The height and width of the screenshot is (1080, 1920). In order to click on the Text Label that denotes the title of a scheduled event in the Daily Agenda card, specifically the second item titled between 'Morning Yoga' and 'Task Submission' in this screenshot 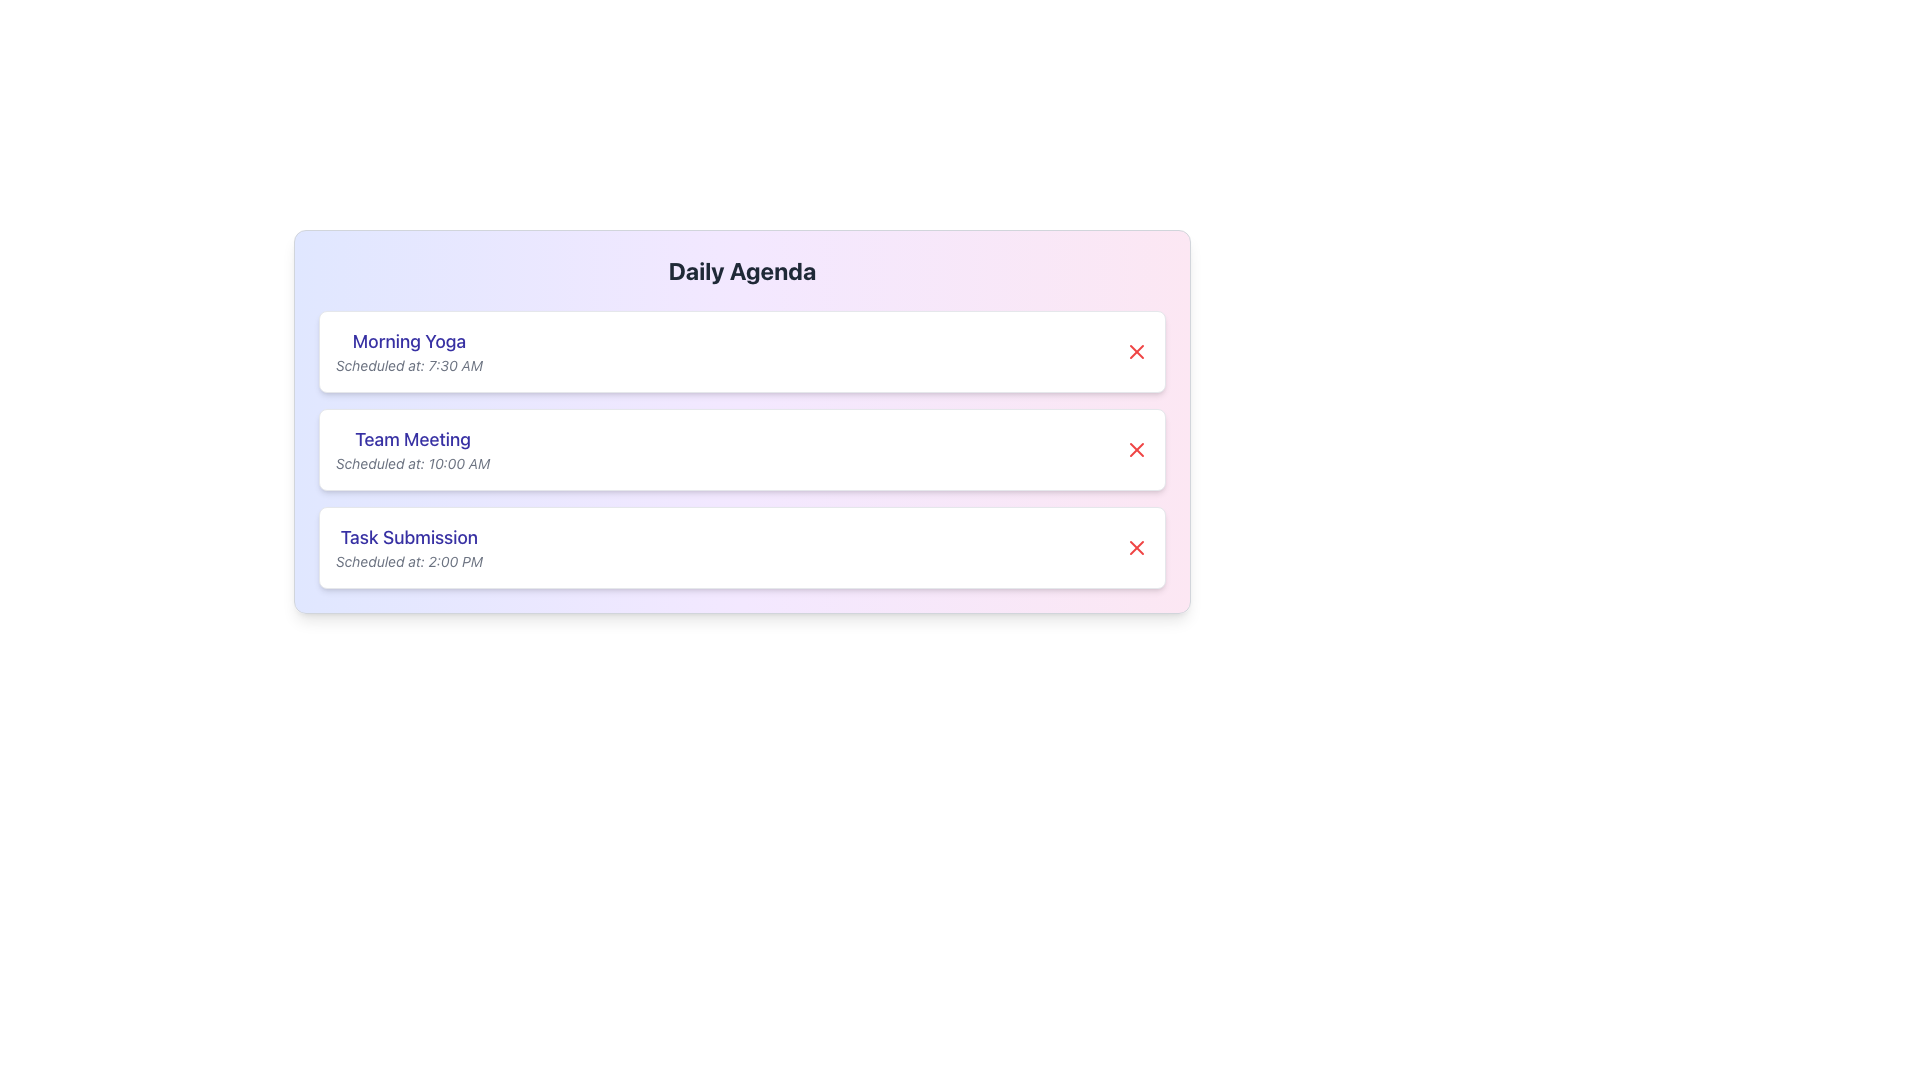, I will do `click(412, 438)`.